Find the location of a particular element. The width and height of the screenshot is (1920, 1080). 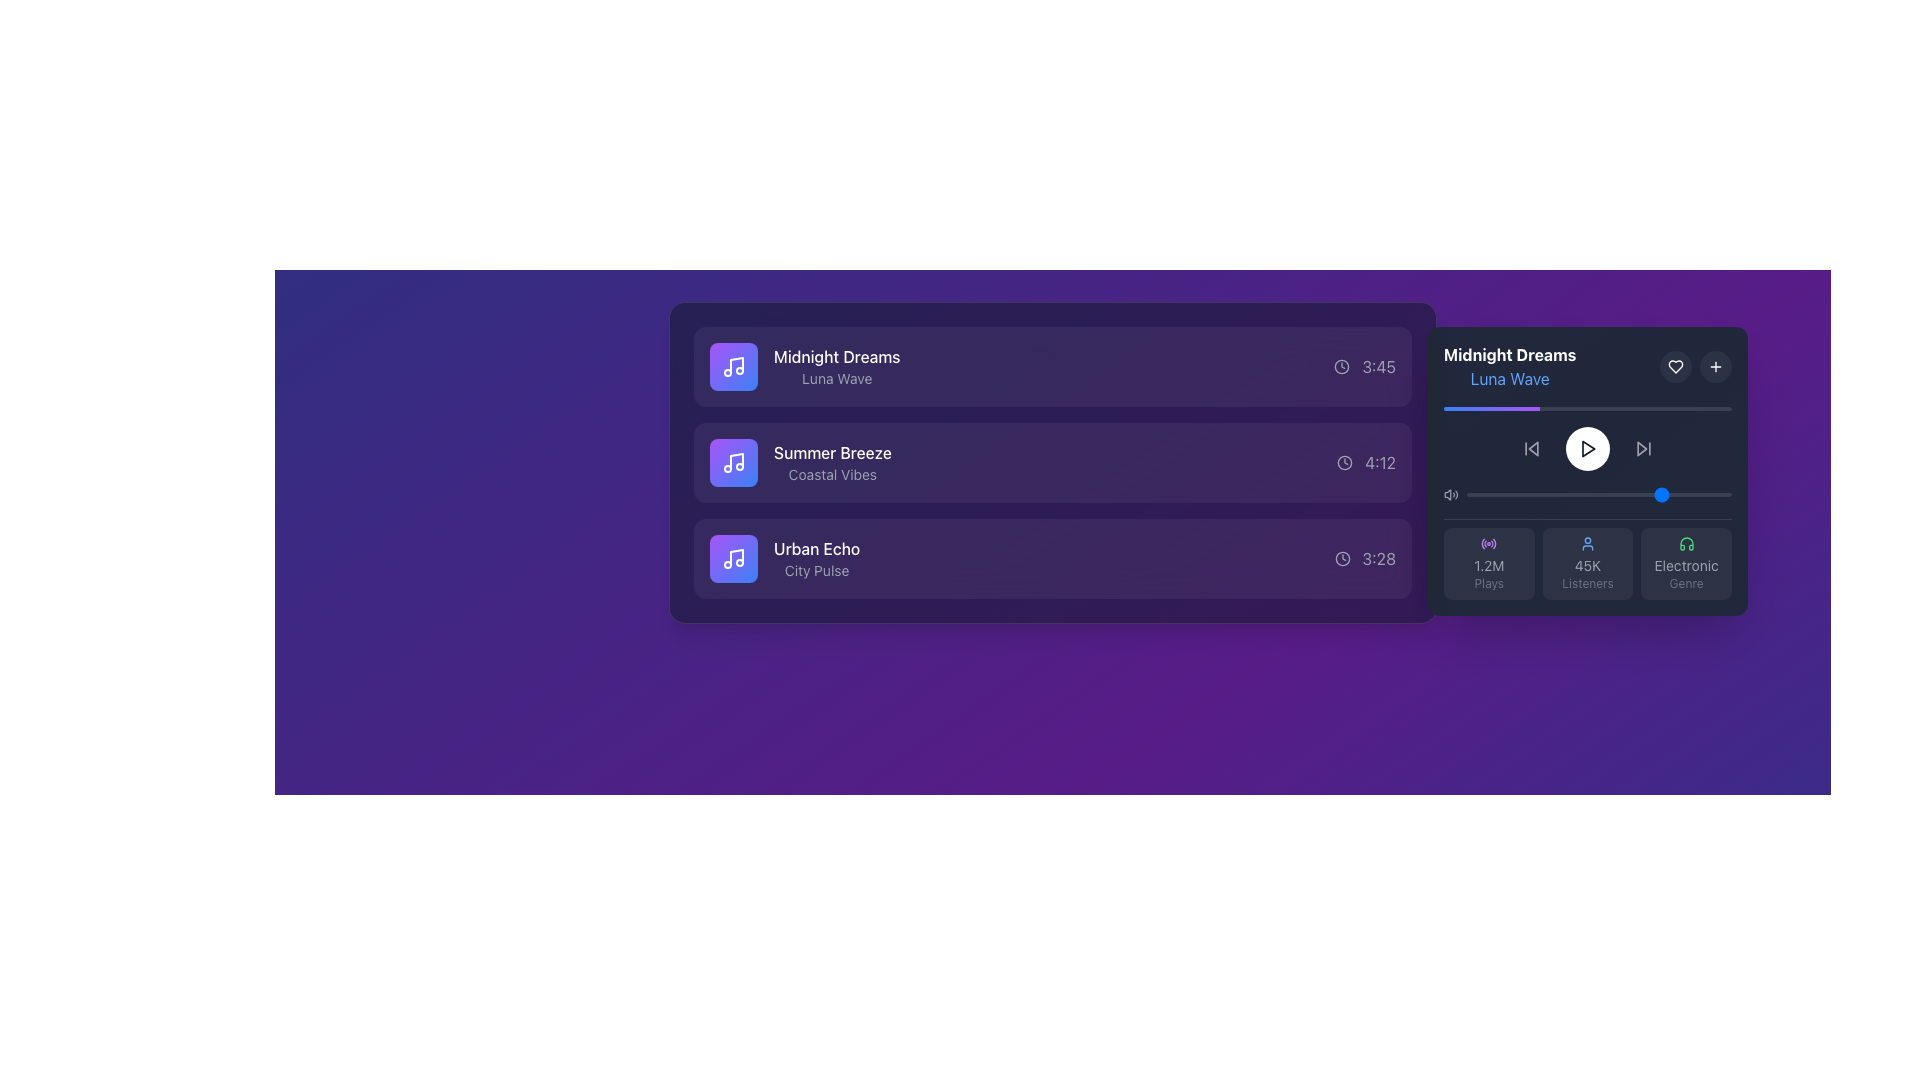

the slider is located at coordinates (1617, 494).